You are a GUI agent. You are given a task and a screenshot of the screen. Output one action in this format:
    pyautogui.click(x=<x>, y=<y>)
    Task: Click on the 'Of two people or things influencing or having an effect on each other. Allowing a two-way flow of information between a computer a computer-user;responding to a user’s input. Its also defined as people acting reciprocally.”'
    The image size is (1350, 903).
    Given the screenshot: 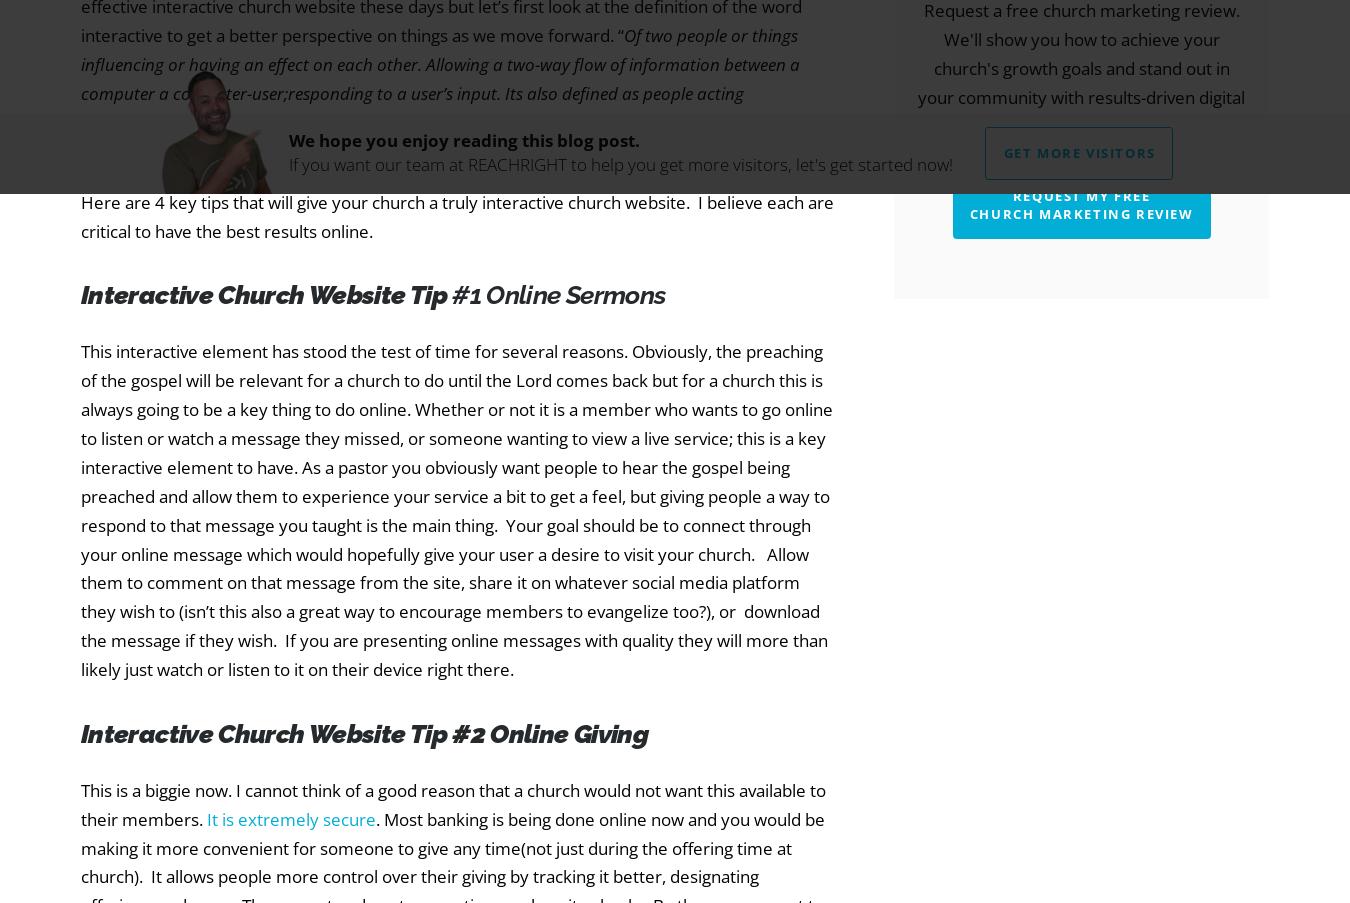 What is the action you would take?
    pyautogui.click(x=440, y=78)
    